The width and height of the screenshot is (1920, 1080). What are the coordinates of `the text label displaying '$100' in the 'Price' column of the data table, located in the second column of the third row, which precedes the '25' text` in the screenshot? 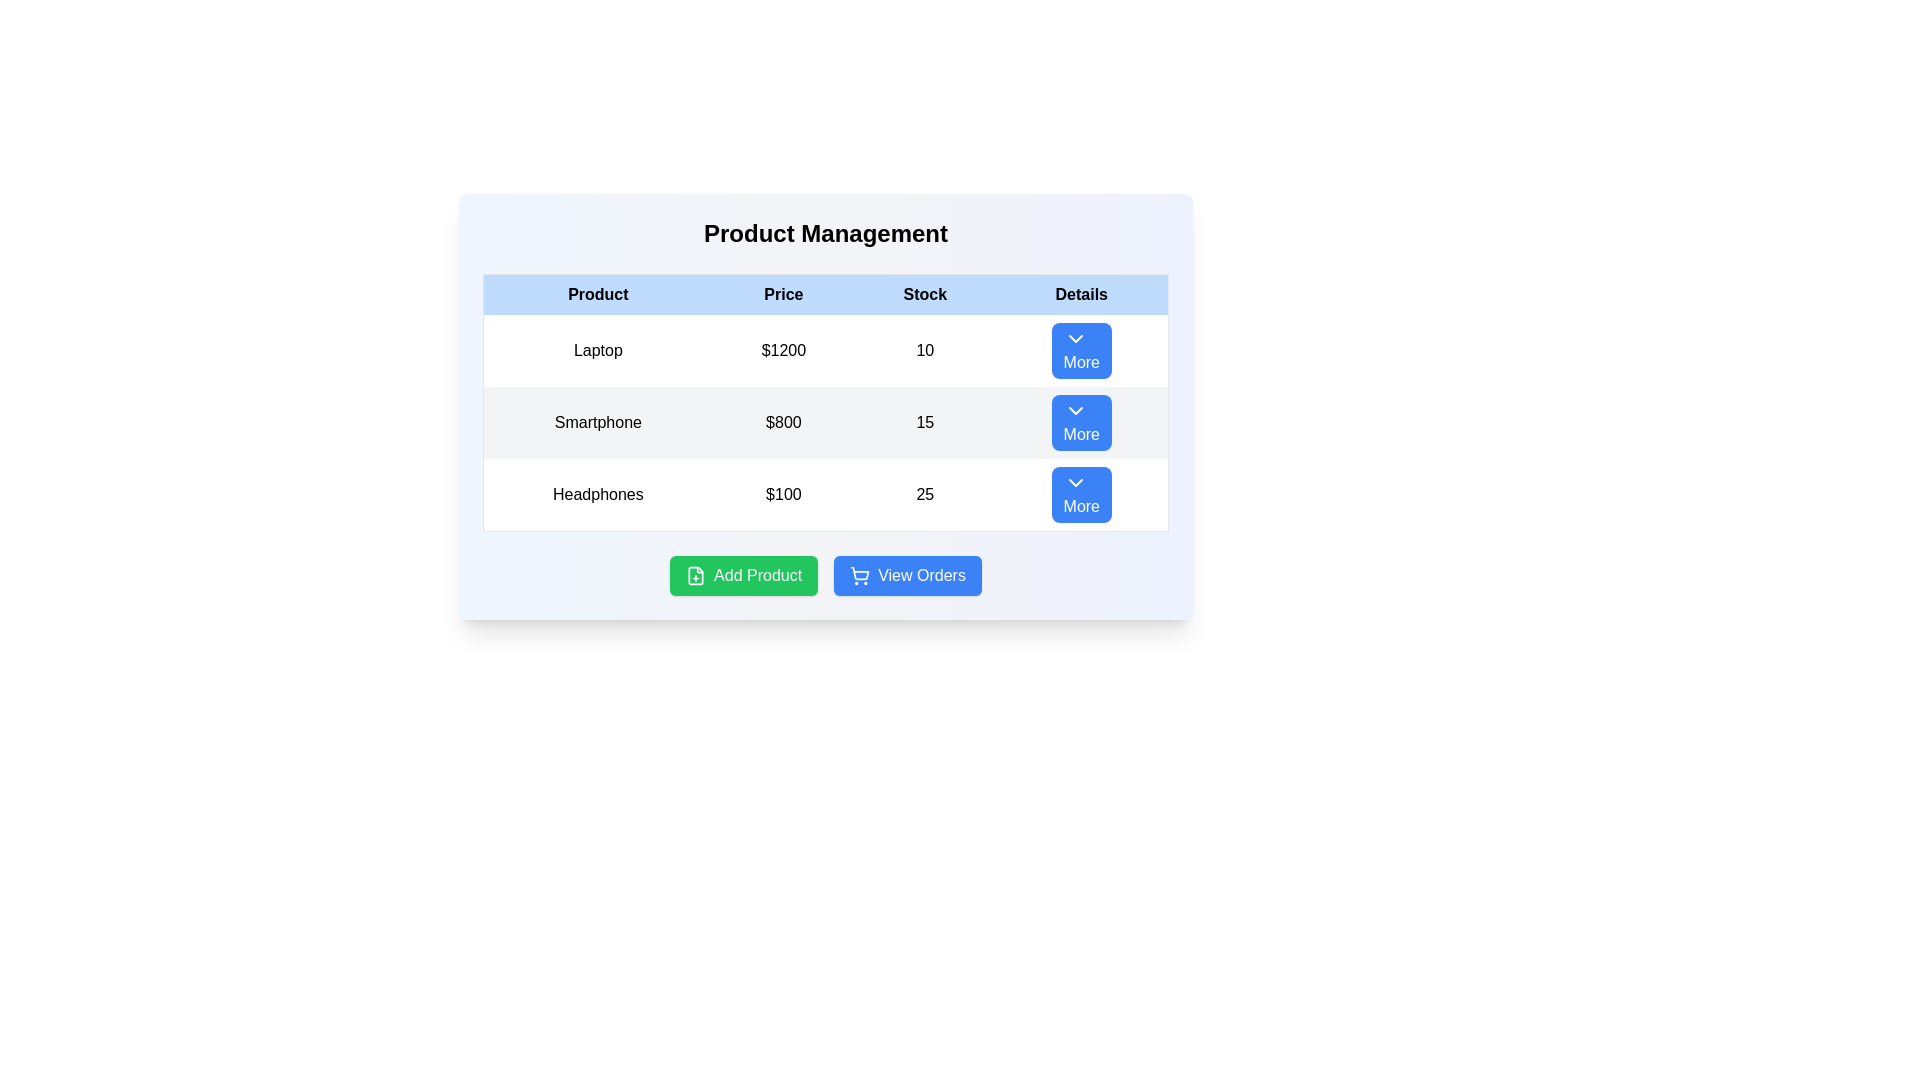 It's located at (782, 495).